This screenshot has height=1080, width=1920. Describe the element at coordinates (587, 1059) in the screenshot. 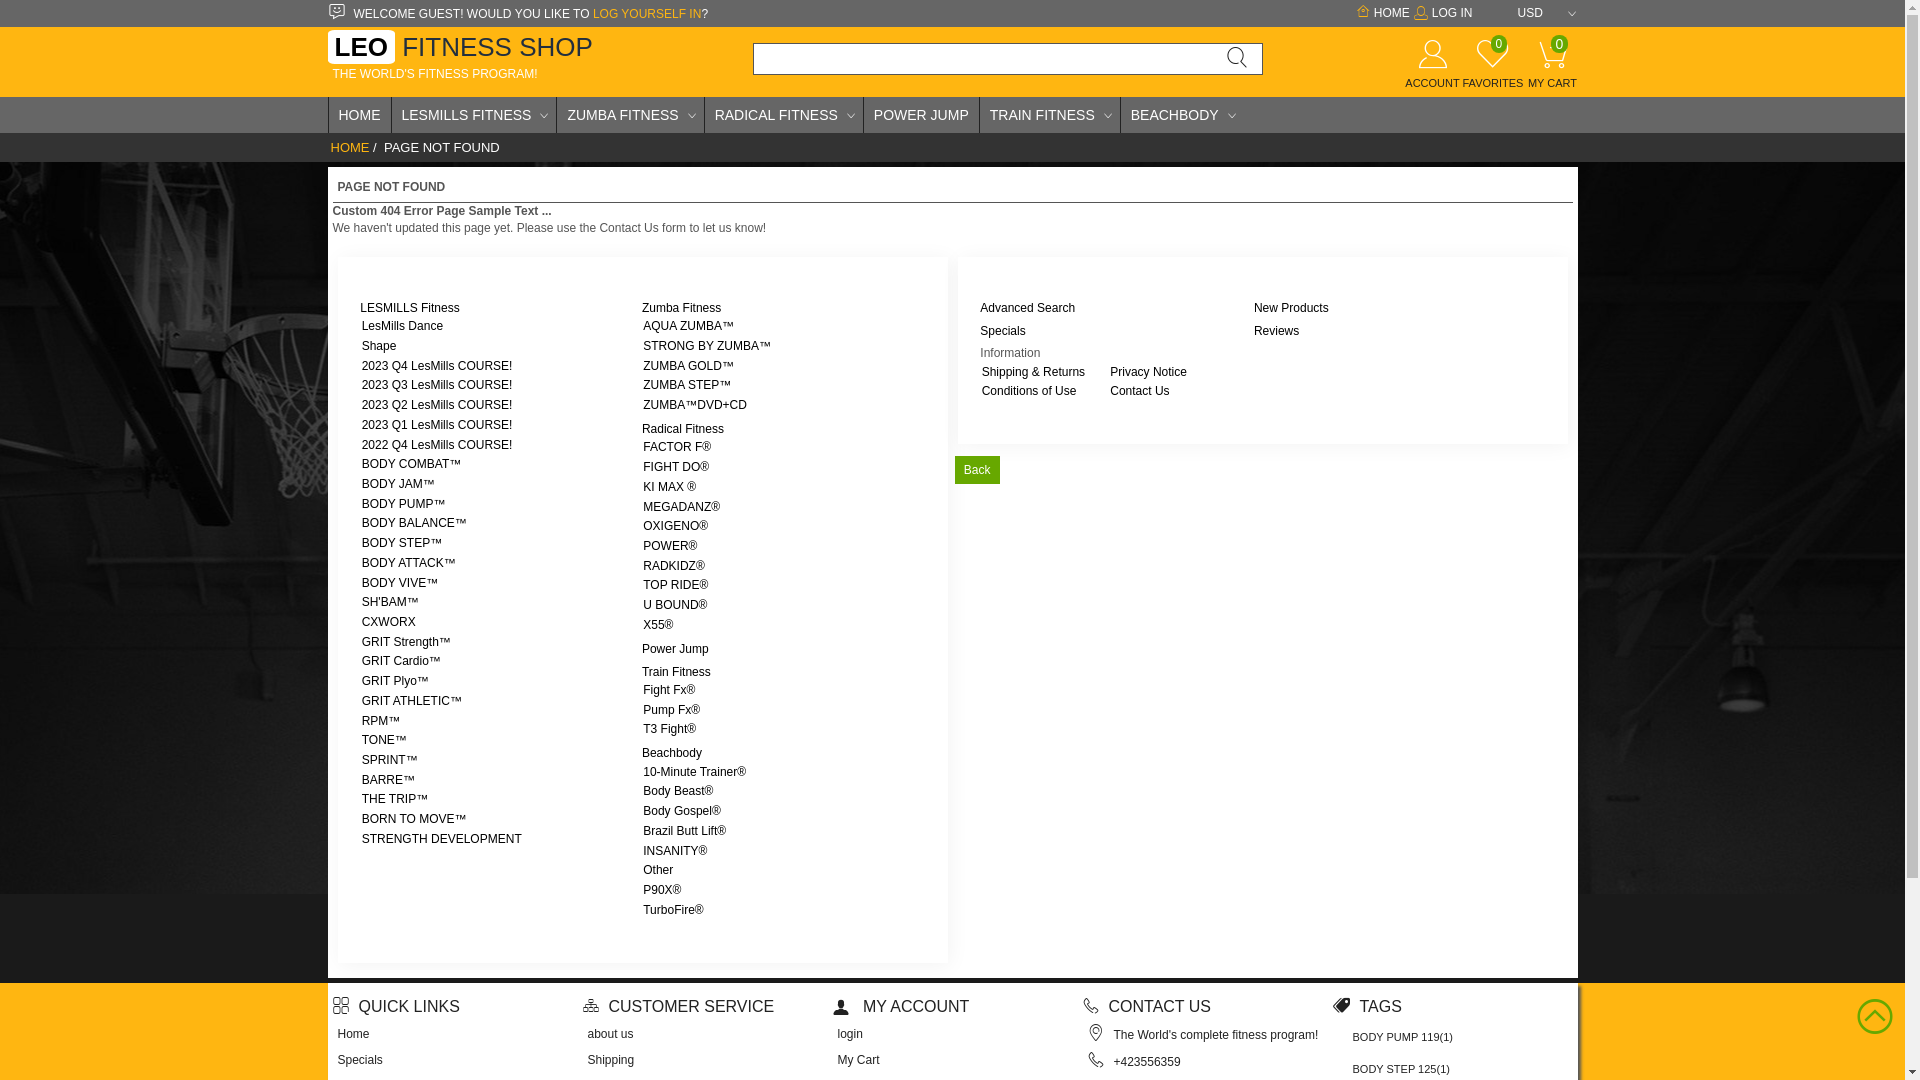

I see `'Shipping'` at that location.